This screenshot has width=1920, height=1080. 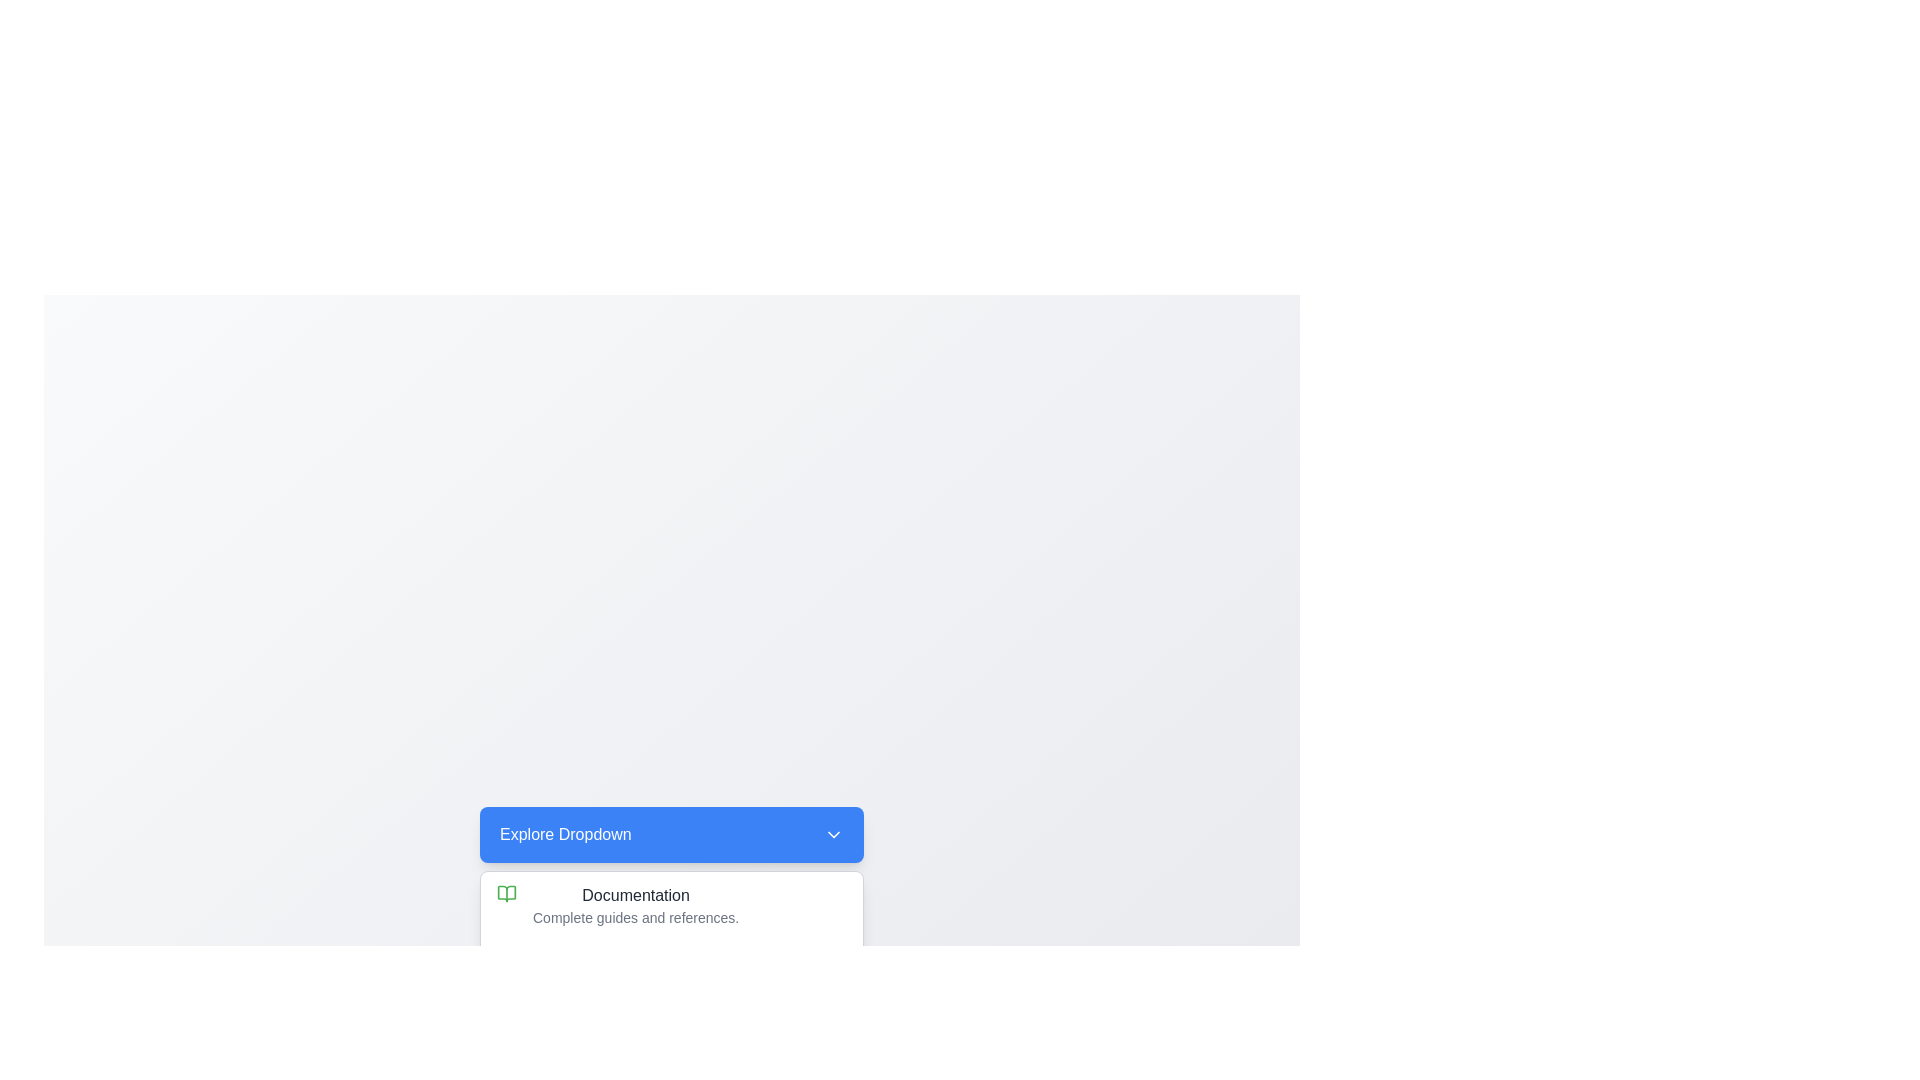 What do you see at coordinates (507, 893) in the screenshot?
I see `the green open book icon, which is located on the left side of the horizontal layout that includes 'Documentation' and 'Complete guides and references.'` at bounding box center [507, 893].